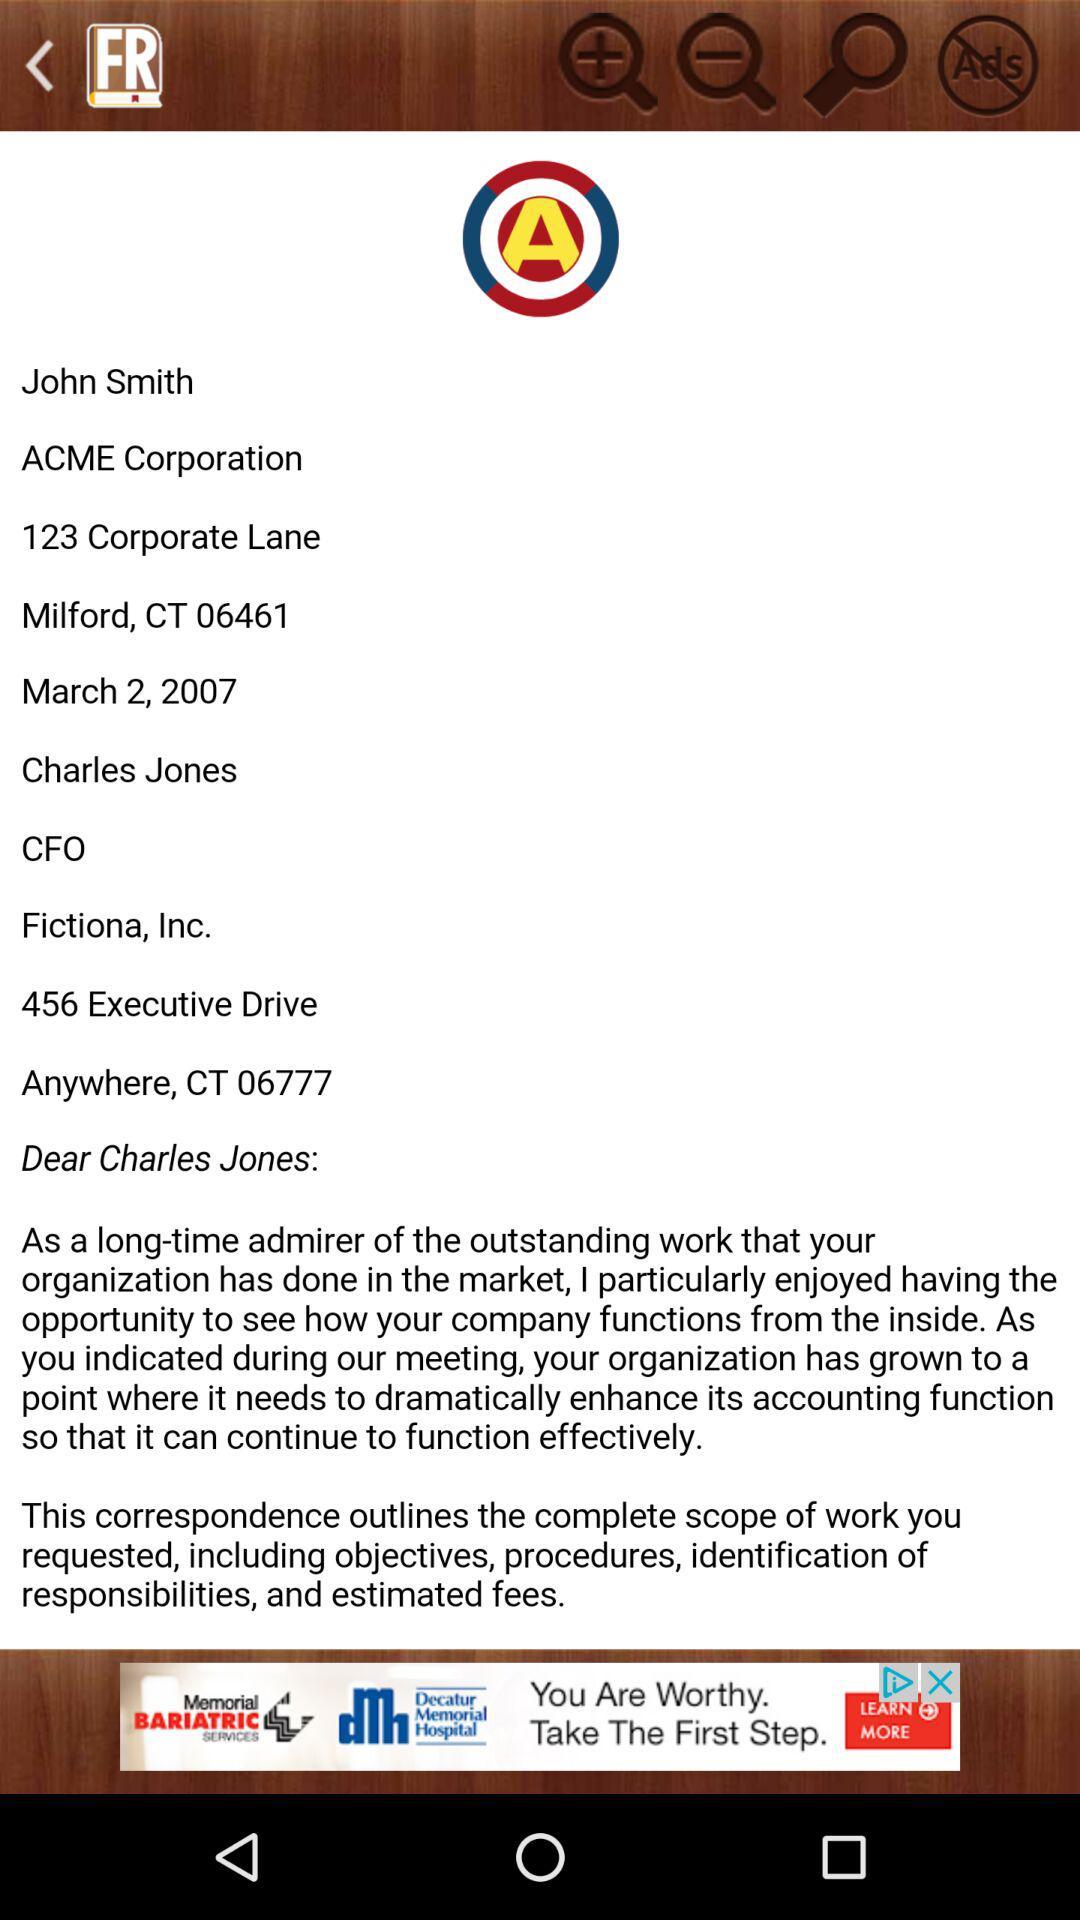  Describe the element at coordinates (986, 69) in the screenshot. I see `the avatar icon` at that location.